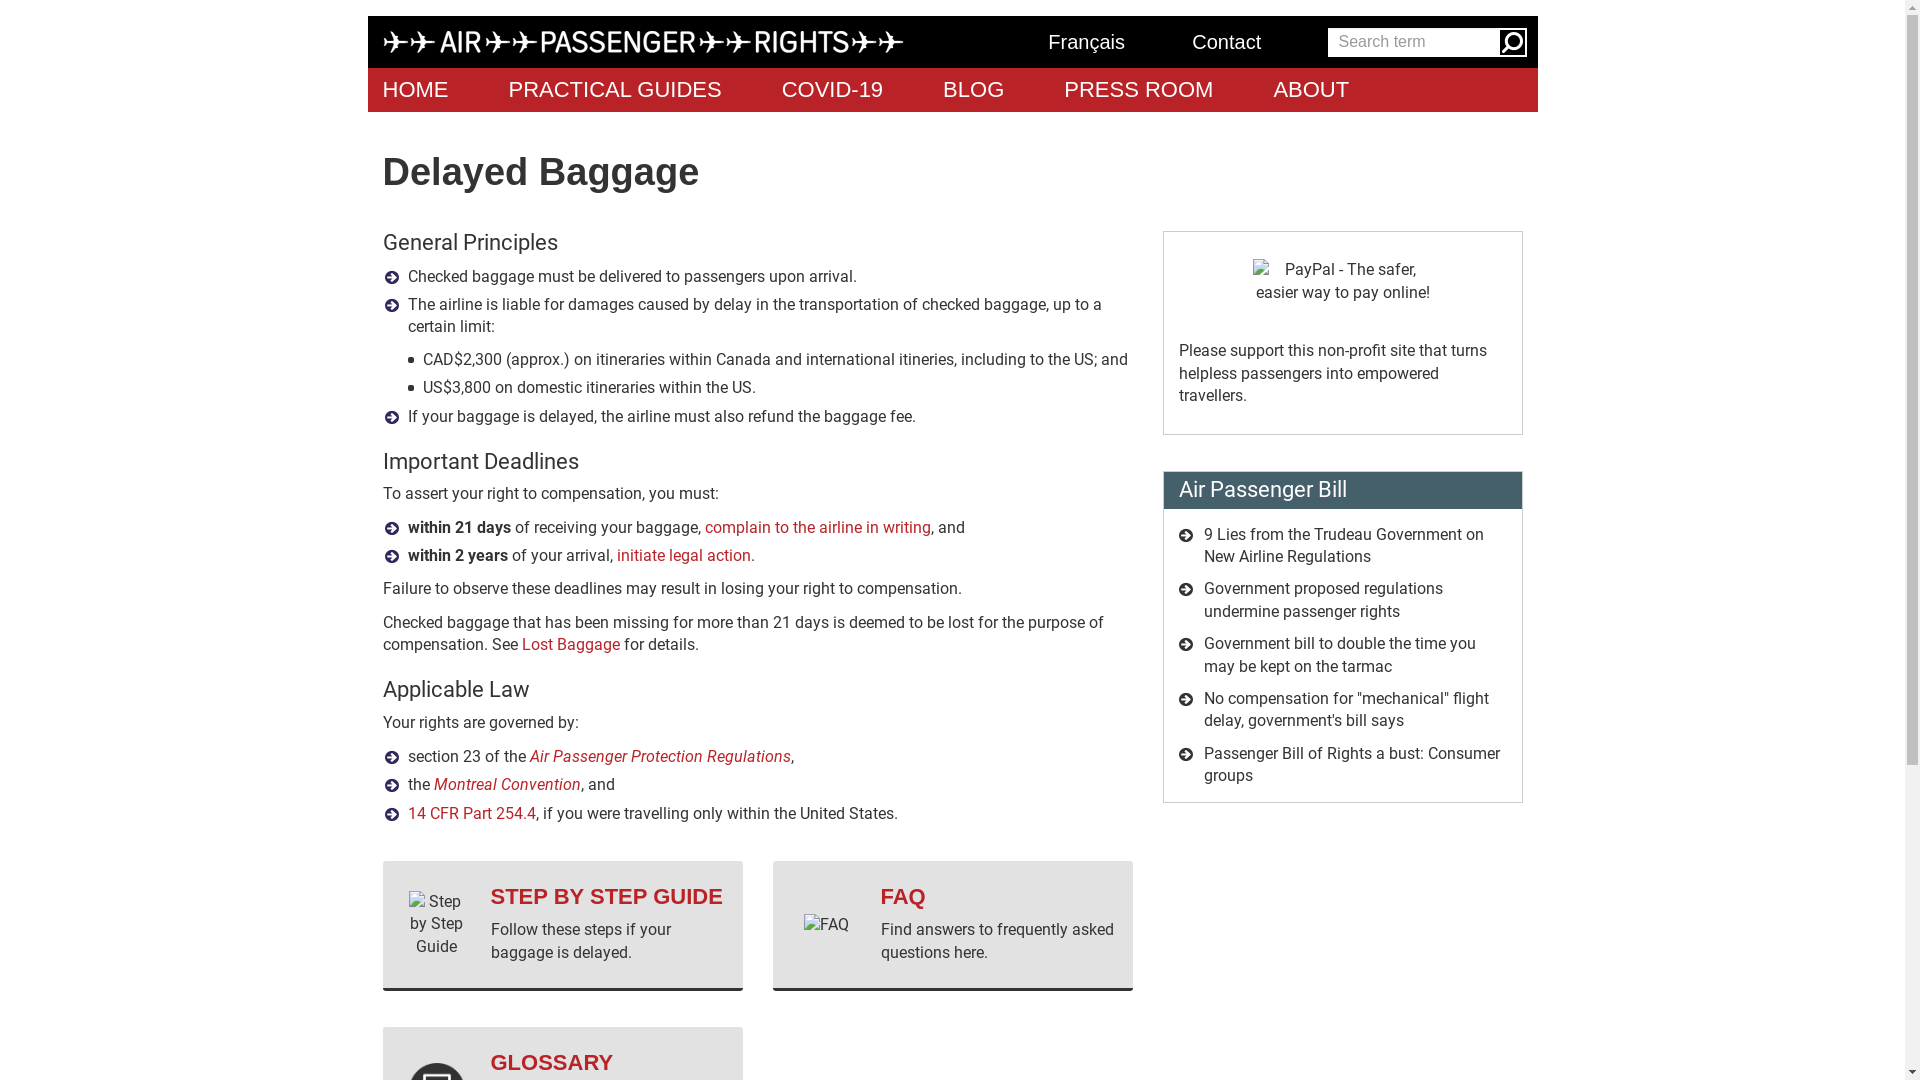 The image size is (1920, 1080). What do you see at coordinates (415, 88) in the screenshot?
I see `'HOME'` at bounding box center [415, 88].